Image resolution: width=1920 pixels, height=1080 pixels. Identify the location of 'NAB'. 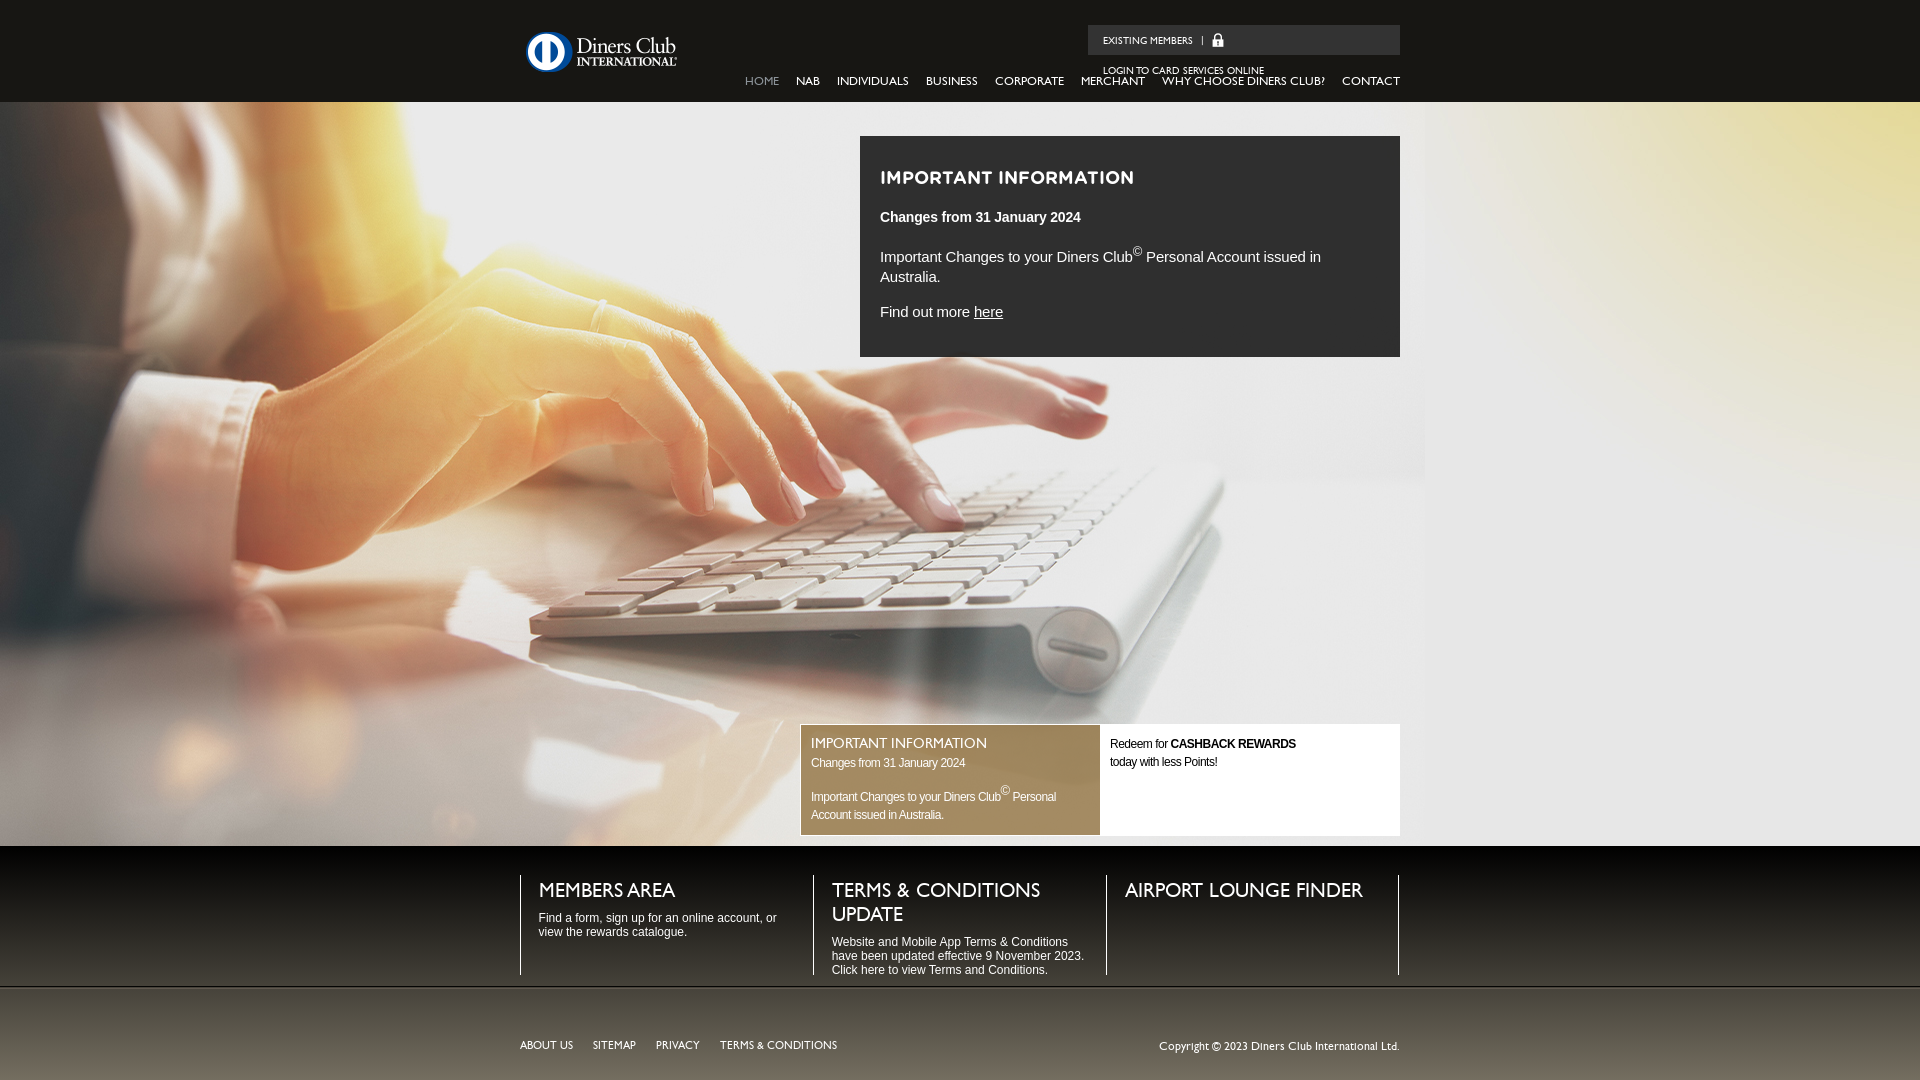
(807, 80).